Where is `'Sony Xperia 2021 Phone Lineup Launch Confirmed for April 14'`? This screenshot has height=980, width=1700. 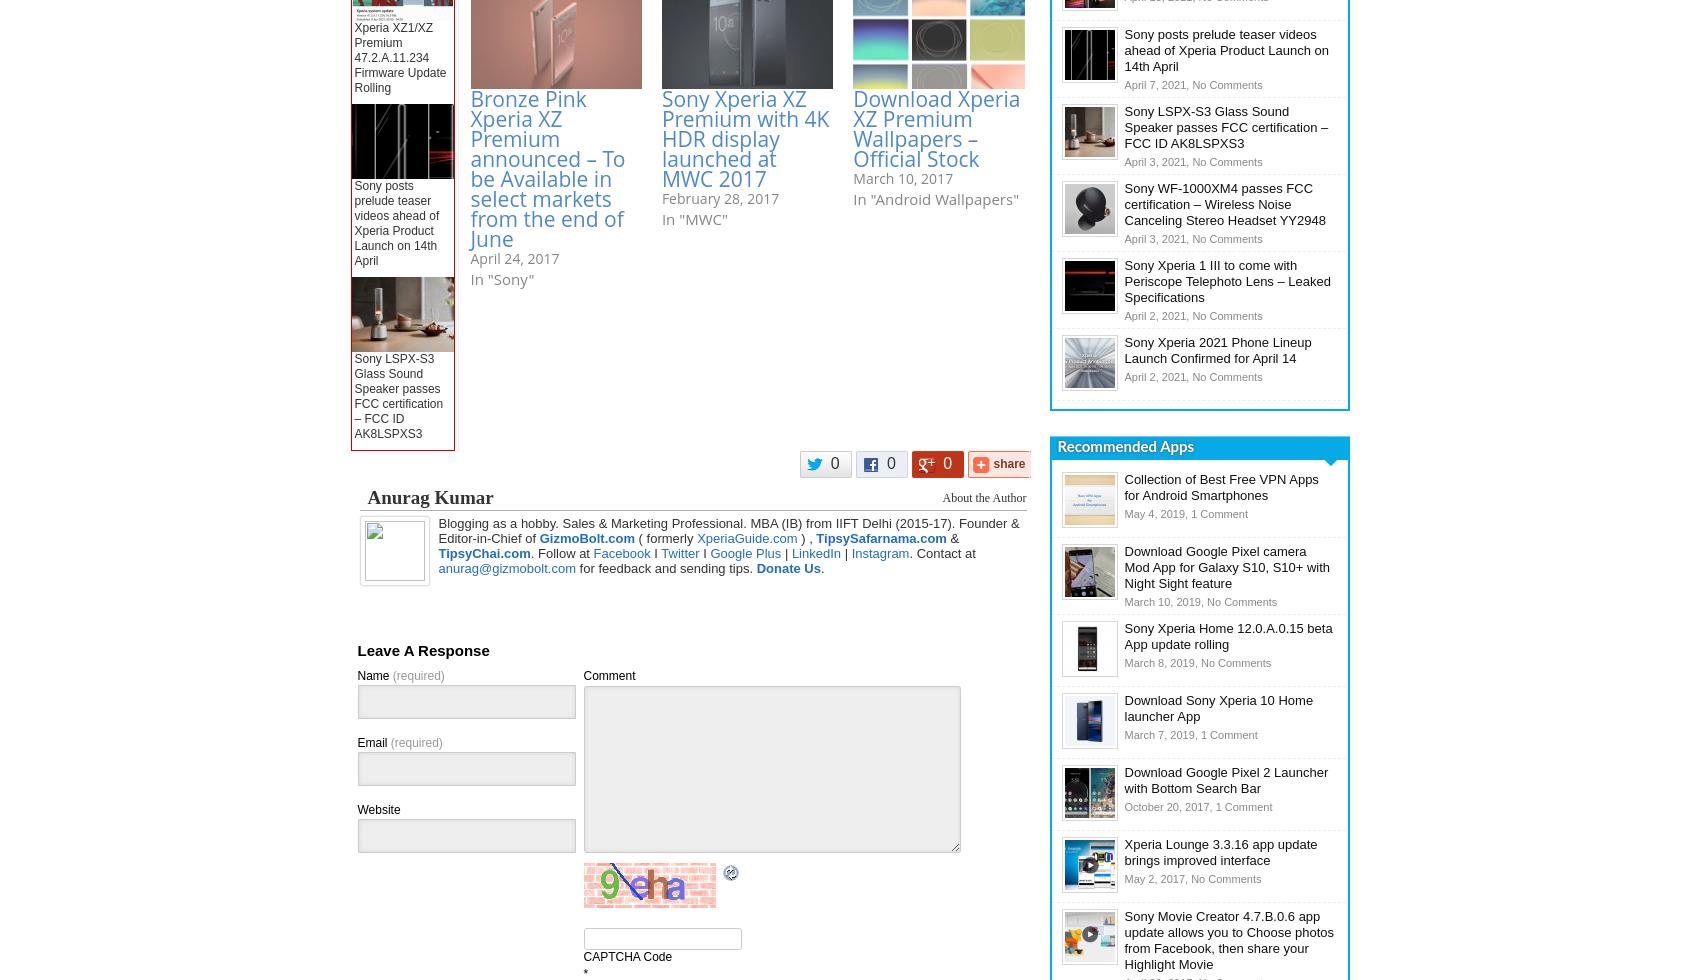 'Sony Xperia 2021 Phone Lineup Launch Confirmed for April 14' is located at coordinates (1124, 350).